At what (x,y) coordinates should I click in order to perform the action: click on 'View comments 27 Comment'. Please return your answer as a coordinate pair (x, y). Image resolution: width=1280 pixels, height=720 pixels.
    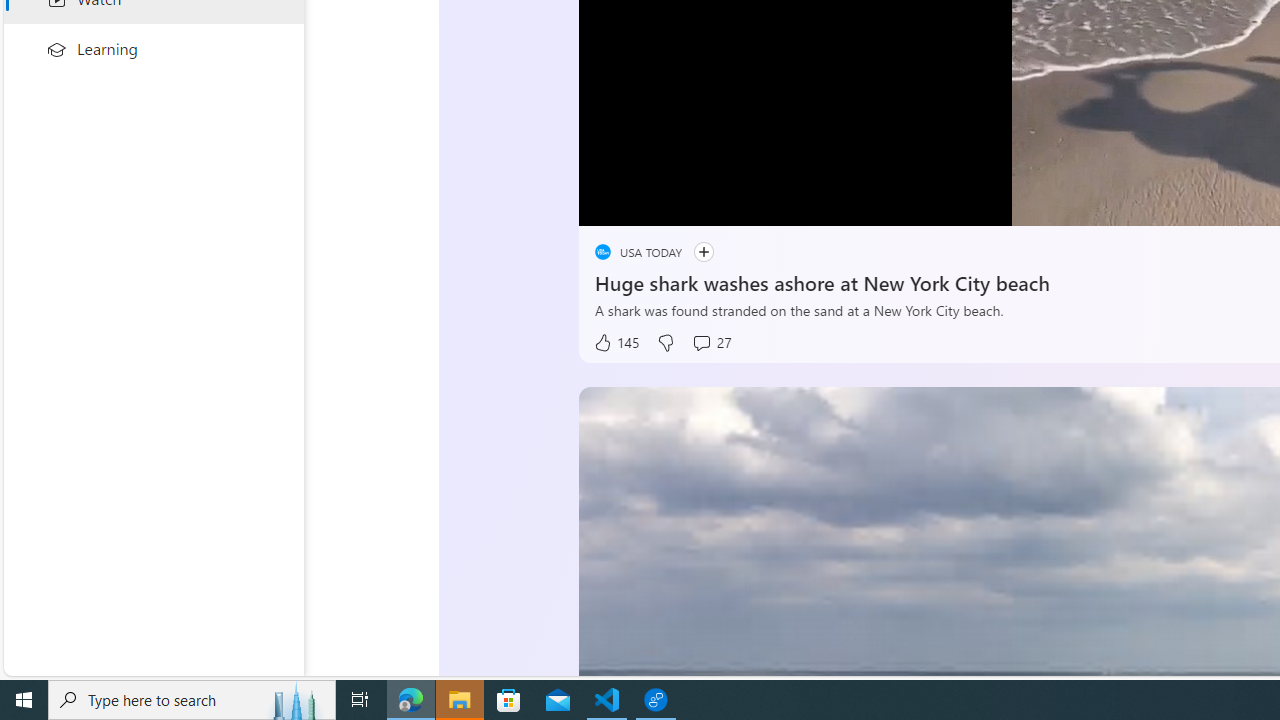
    Looking at the image, I should click on (711, 342).